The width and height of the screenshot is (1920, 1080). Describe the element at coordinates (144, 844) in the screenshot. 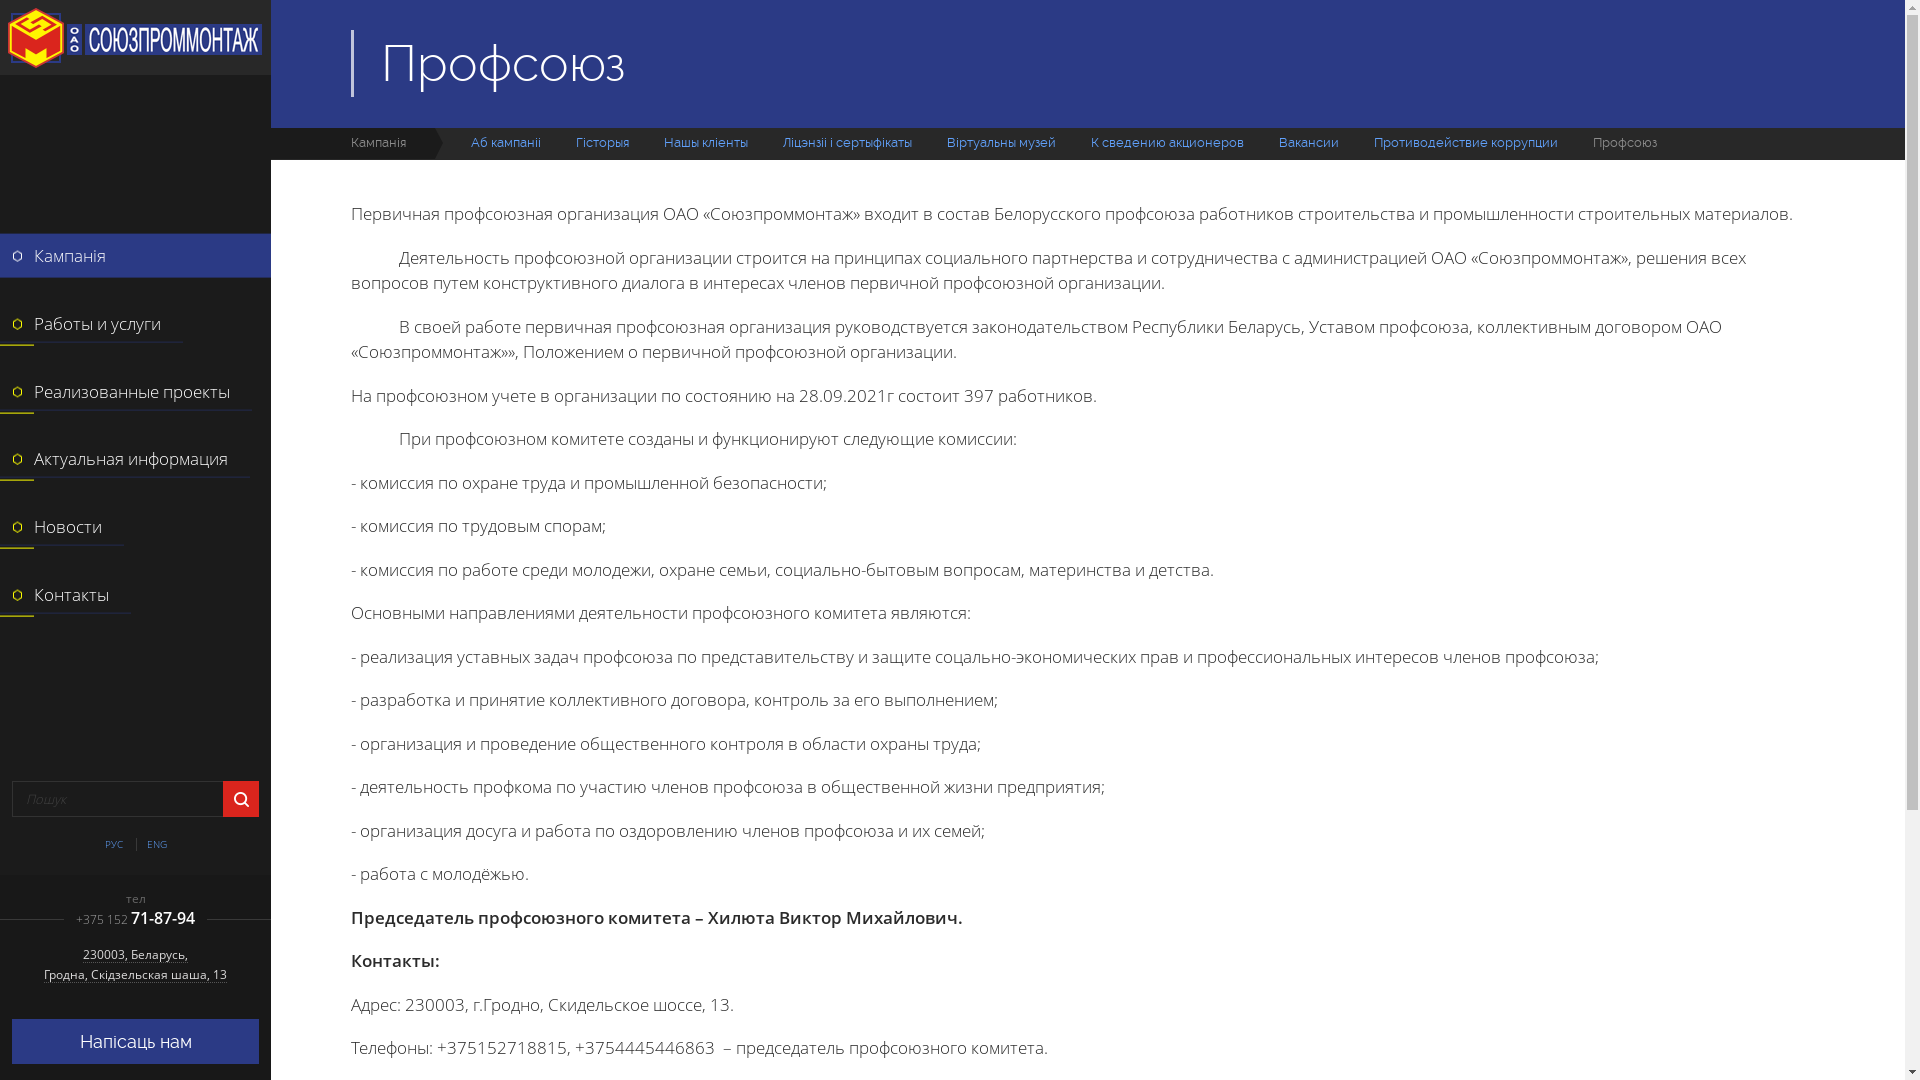

I see `'ENG'` at that location.